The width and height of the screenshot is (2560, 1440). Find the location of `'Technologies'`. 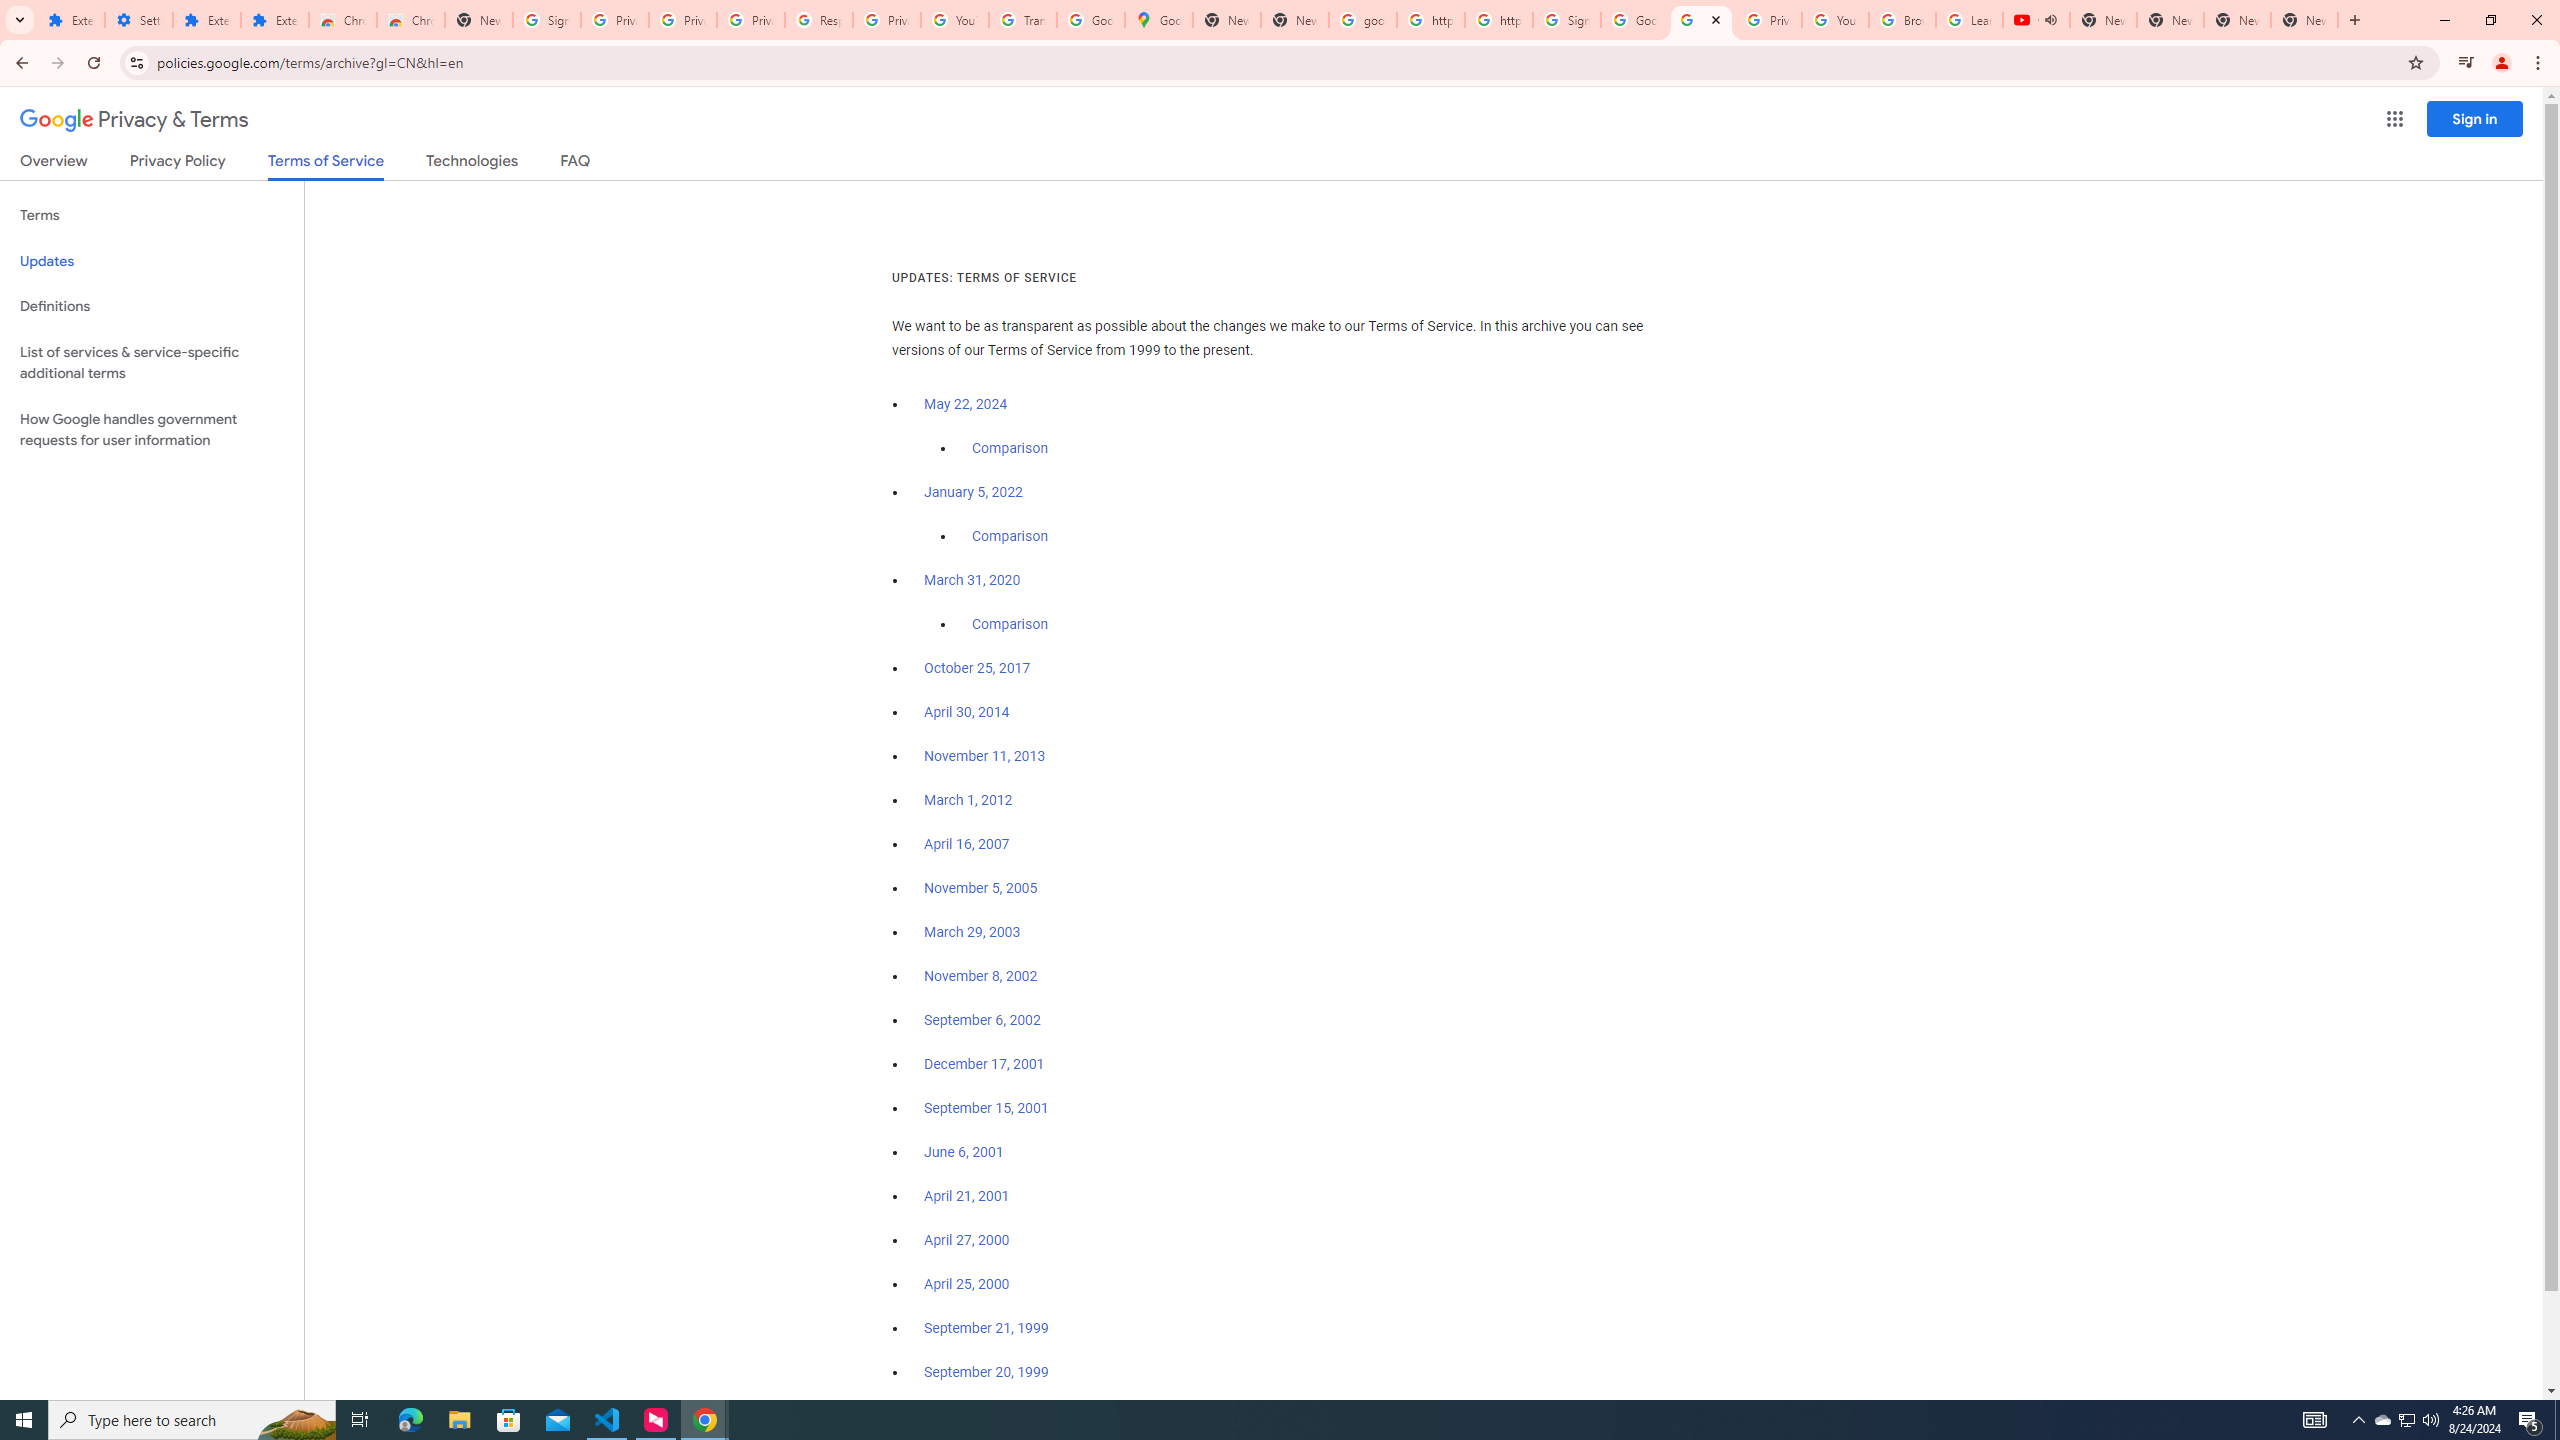

'Technologies' is located at coordinates (472, 164).